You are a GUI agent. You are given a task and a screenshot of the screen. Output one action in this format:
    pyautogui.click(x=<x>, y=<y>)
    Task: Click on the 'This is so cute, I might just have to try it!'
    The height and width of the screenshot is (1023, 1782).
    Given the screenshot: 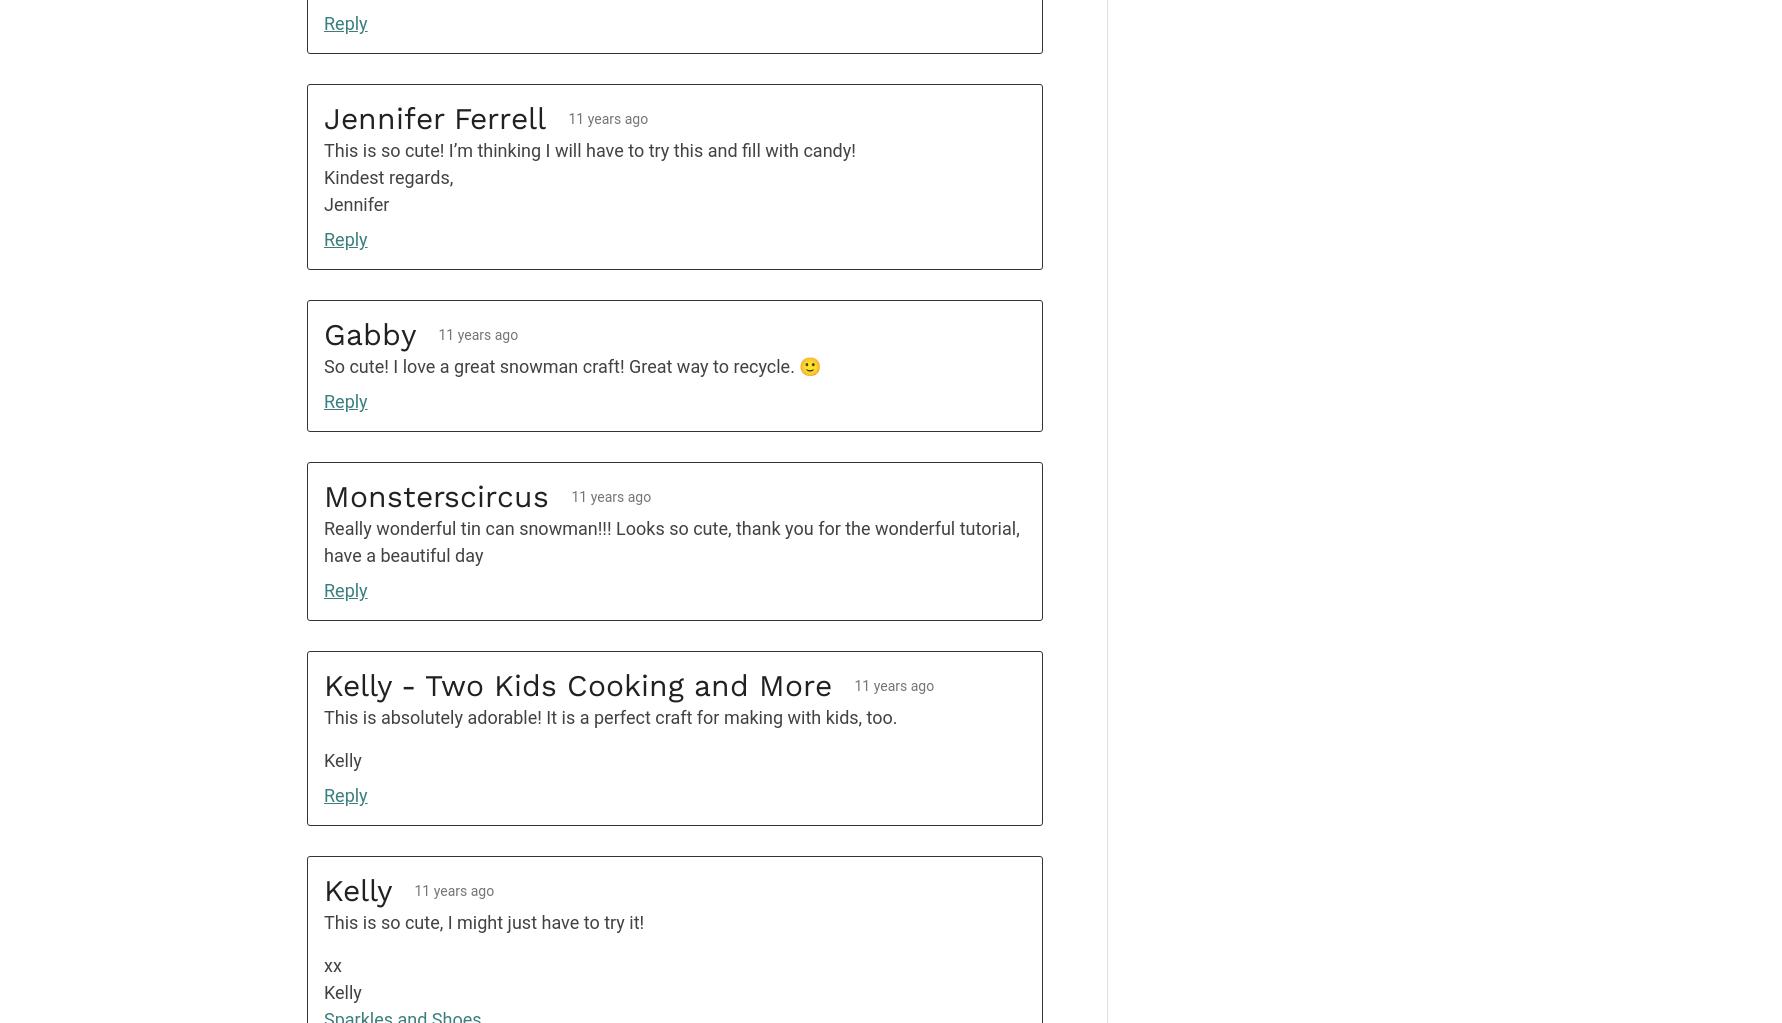 What is the action you would take?
    pyautogui.click(x=482, y=921)
    